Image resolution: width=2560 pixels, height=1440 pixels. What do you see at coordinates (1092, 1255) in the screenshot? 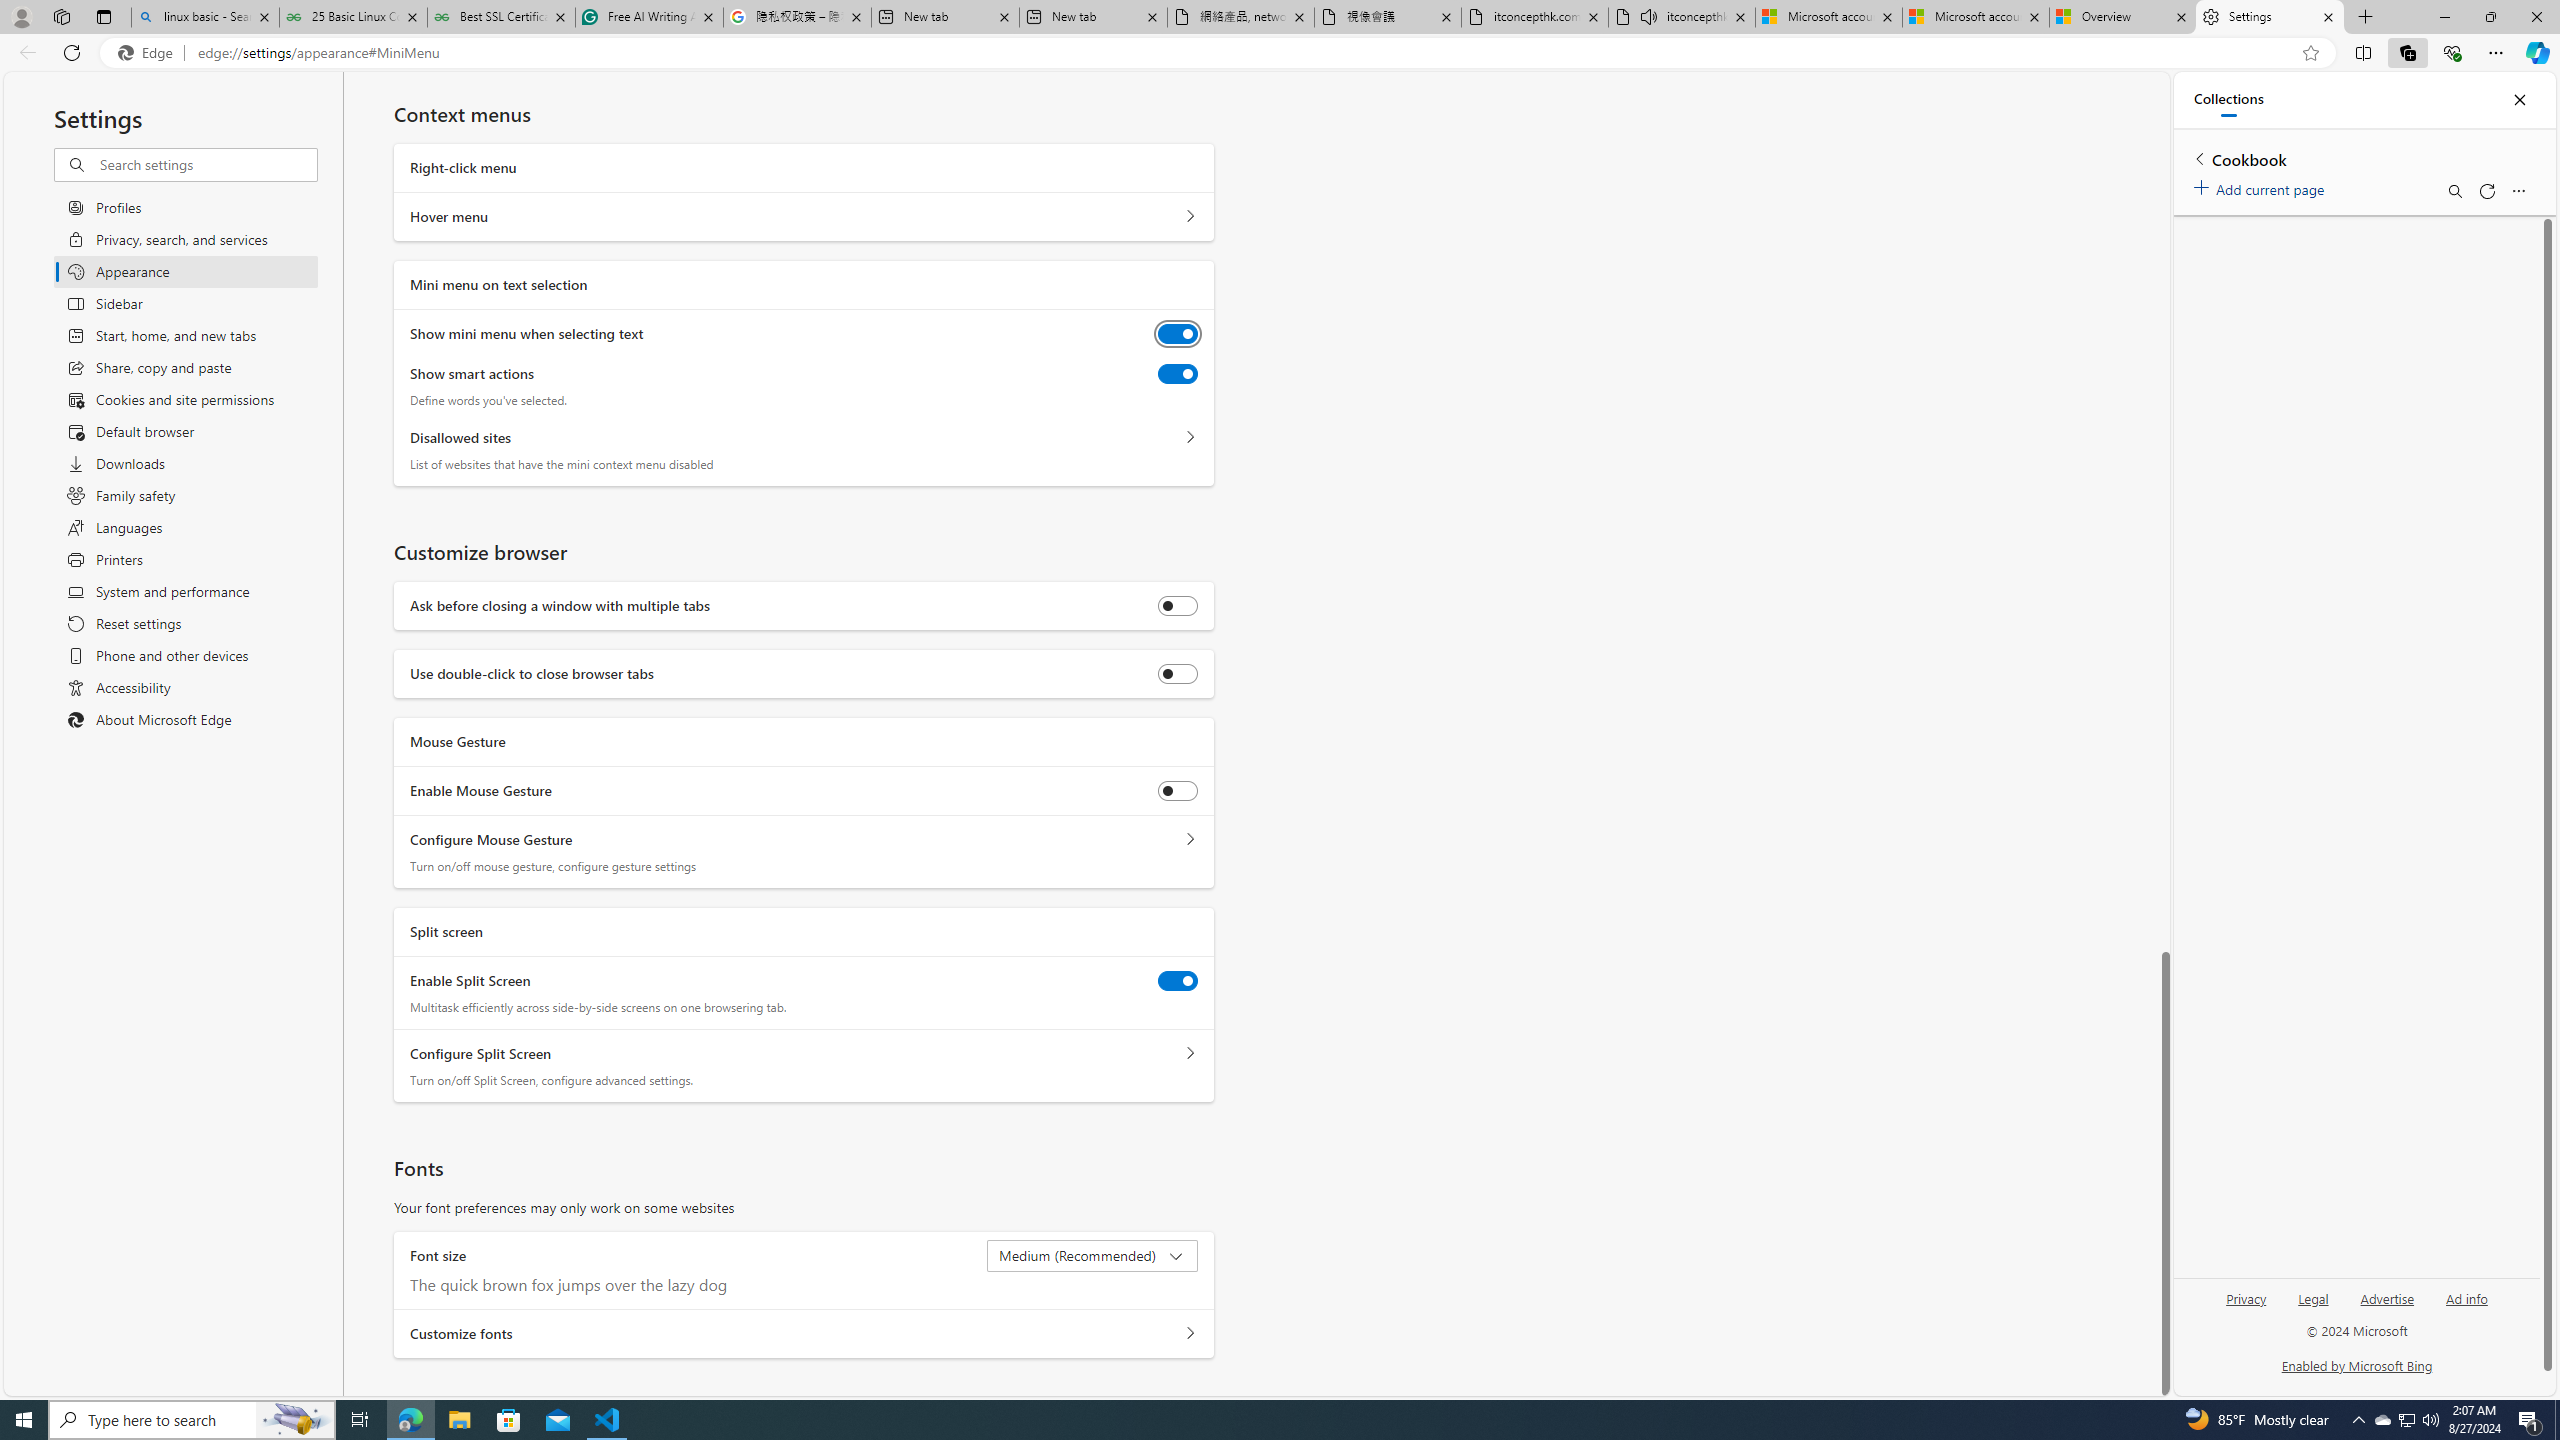
I see `'Font size Medium (Recommended)'` at bounding box center [1092, 1255].